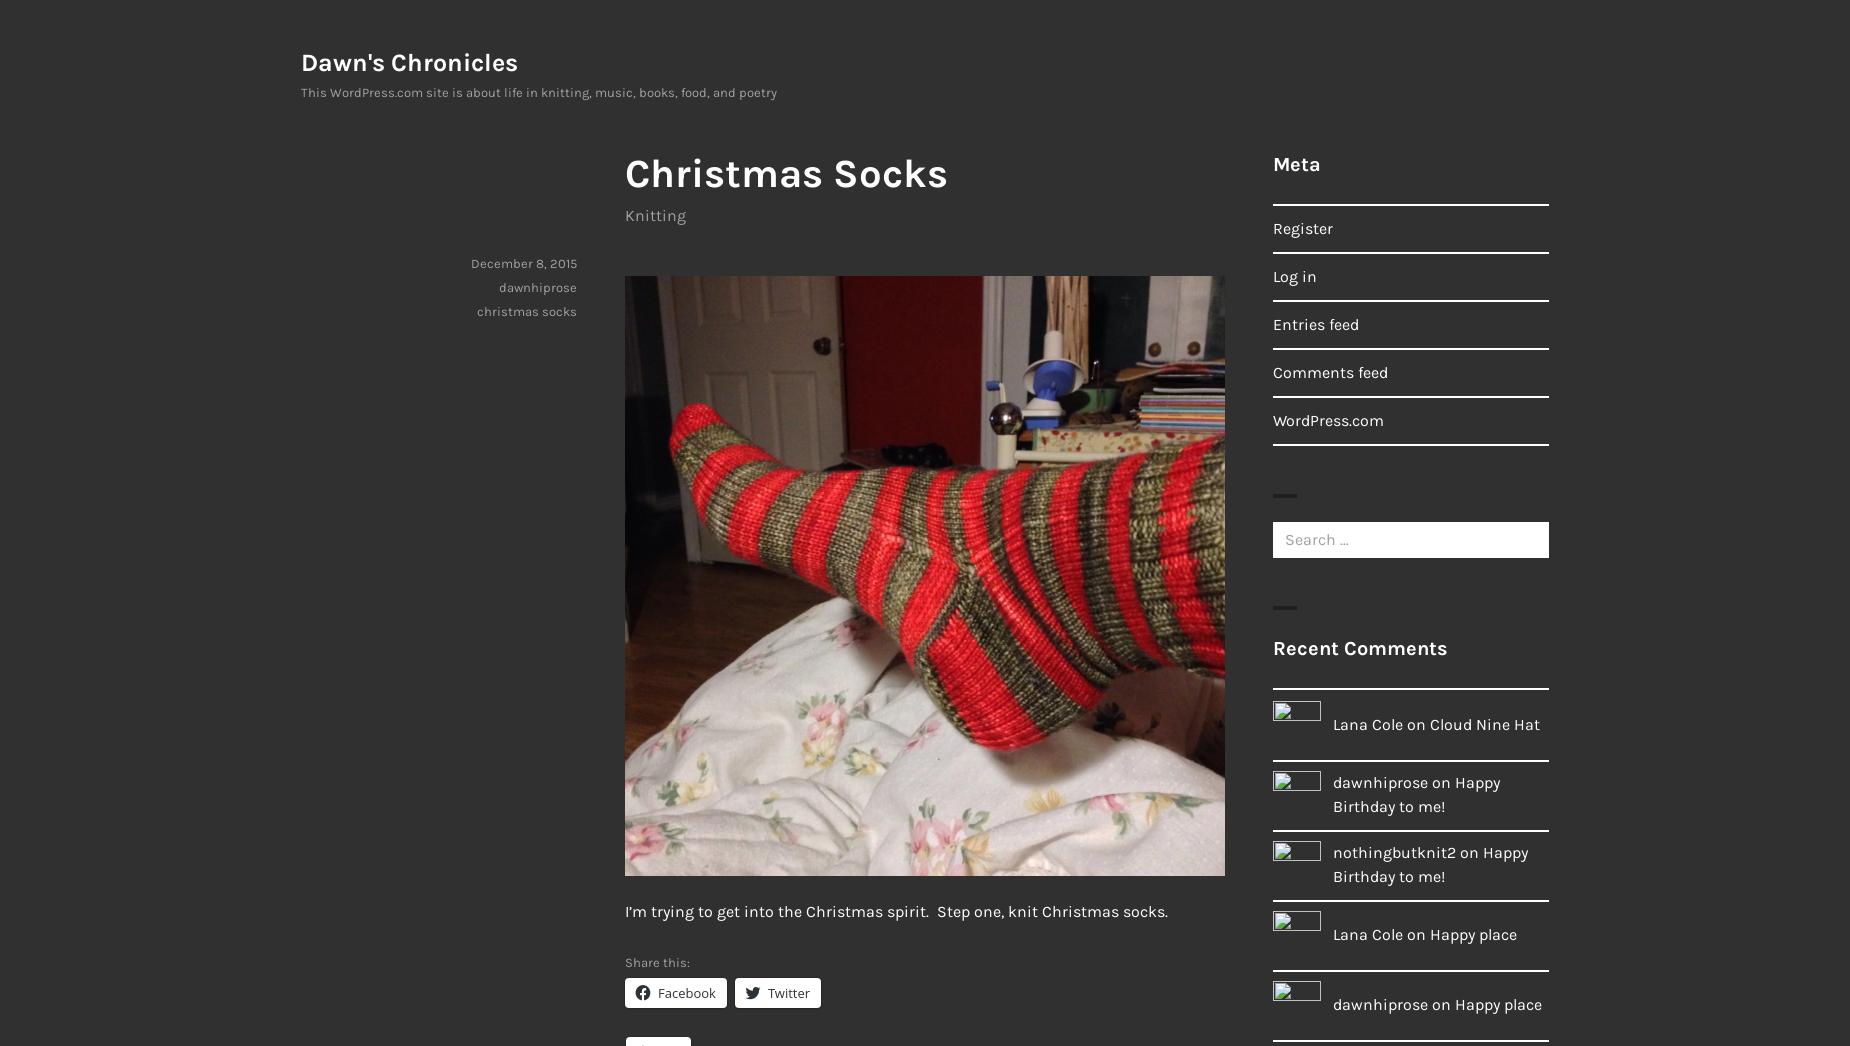  I want to click on 'Share this:', so click(657, 961).